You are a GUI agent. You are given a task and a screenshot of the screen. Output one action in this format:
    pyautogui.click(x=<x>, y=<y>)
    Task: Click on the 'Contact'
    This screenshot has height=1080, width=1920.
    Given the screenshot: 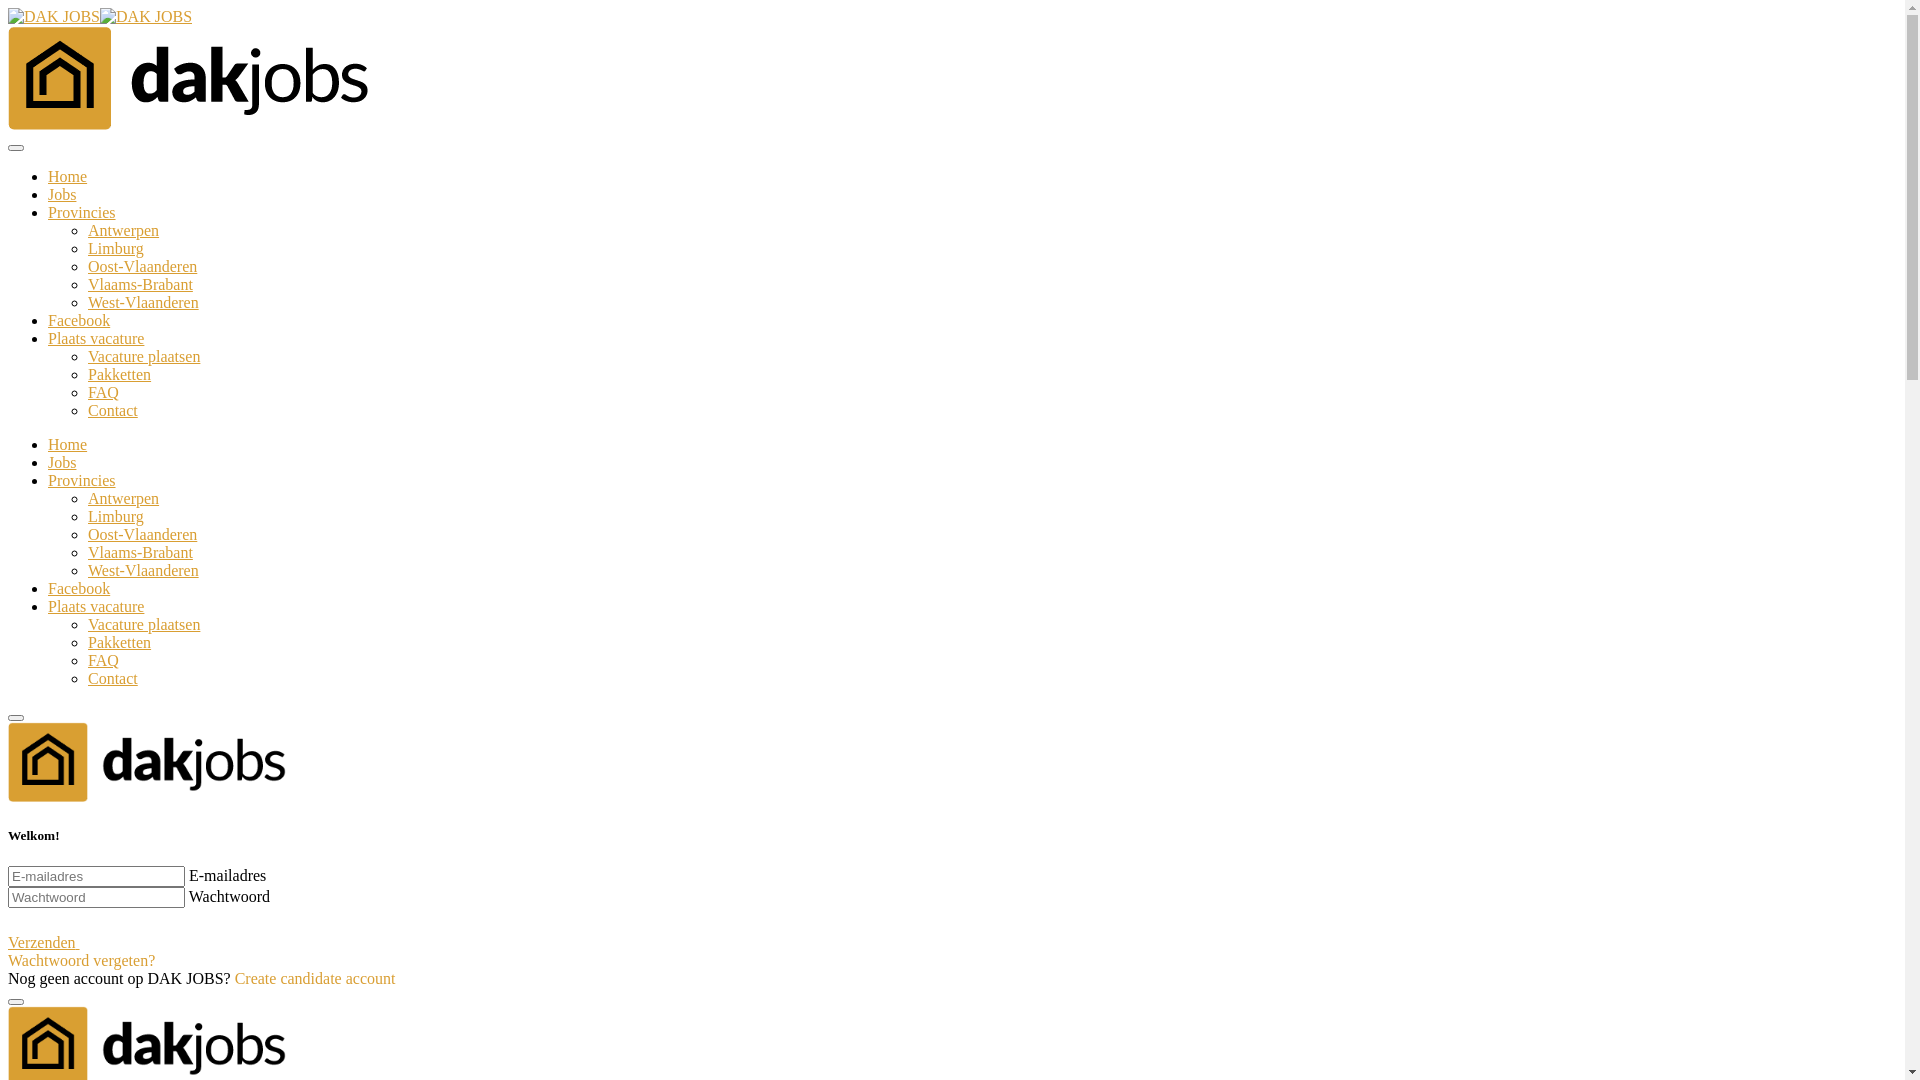 What is the action you would take?
    pyautogui.click(x=86, y=677)
    